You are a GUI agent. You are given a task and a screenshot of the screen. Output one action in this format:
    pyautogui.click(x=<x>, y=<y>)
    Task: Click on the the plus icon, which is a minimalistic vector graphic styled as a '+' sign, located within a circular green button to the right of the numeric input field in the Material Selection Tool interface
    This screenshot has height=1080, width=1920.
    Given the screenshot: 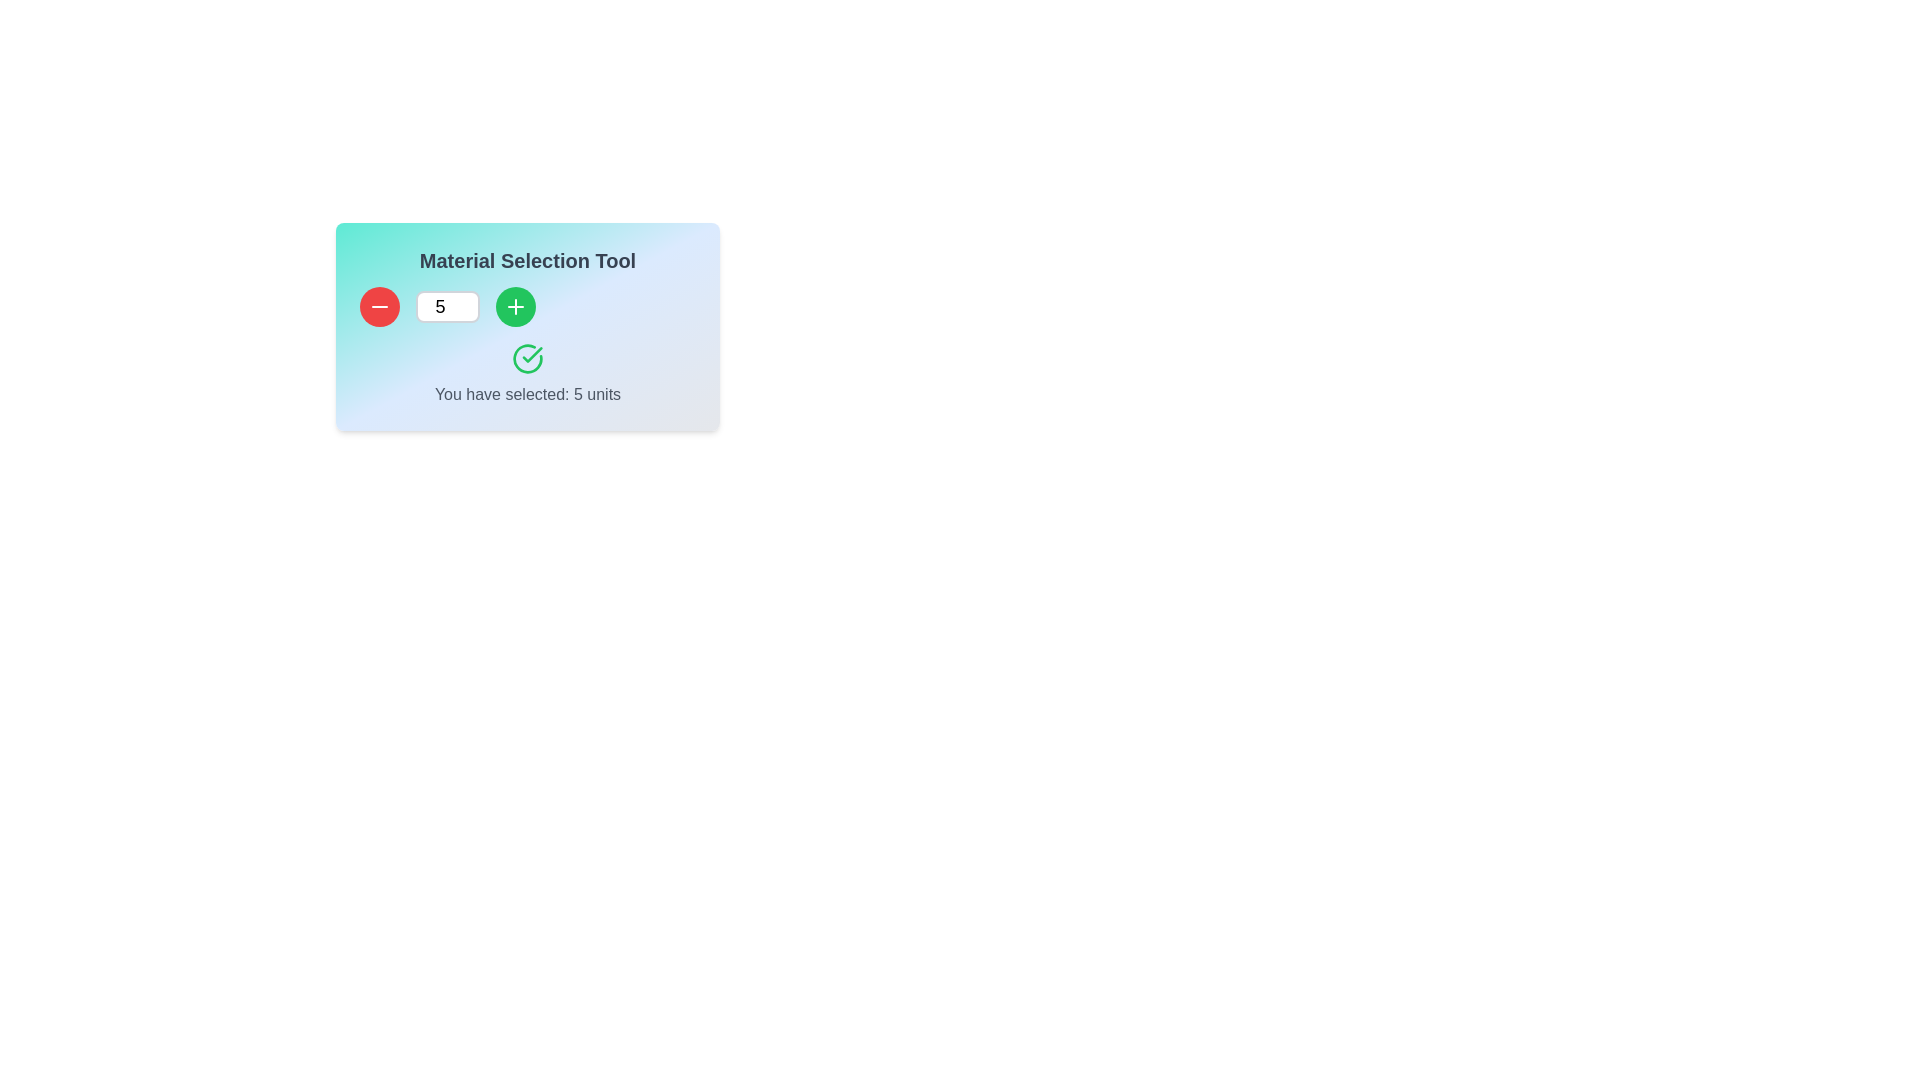 What is the action you would take?
    pyautogui.click(x=515, y=307)
    